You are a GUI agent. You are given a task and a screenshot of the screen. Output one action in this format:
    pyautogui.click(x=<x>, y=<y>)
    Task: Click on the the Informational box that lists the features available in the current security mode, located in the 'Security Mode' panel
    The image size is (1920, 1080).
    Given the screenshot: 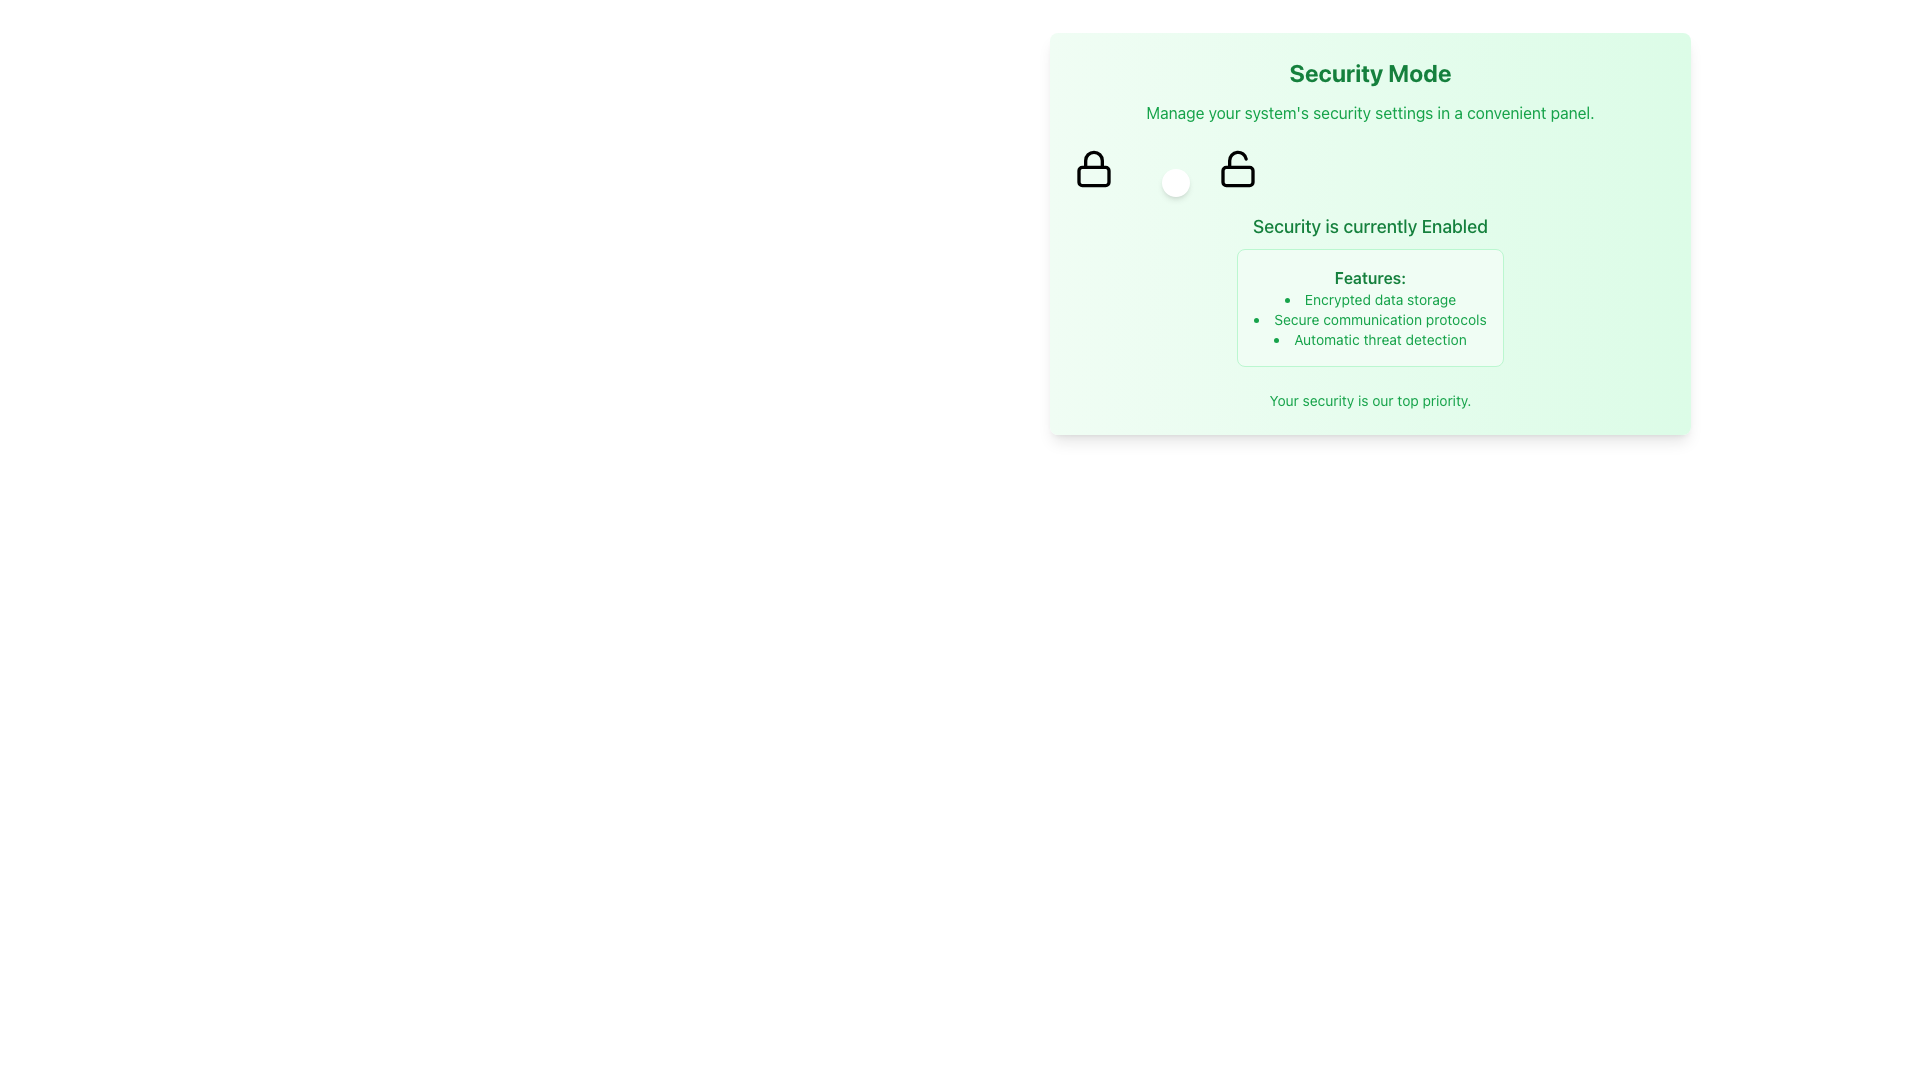 What is the action you would take?
    pyautogui.click(x=1369, y=308)
    